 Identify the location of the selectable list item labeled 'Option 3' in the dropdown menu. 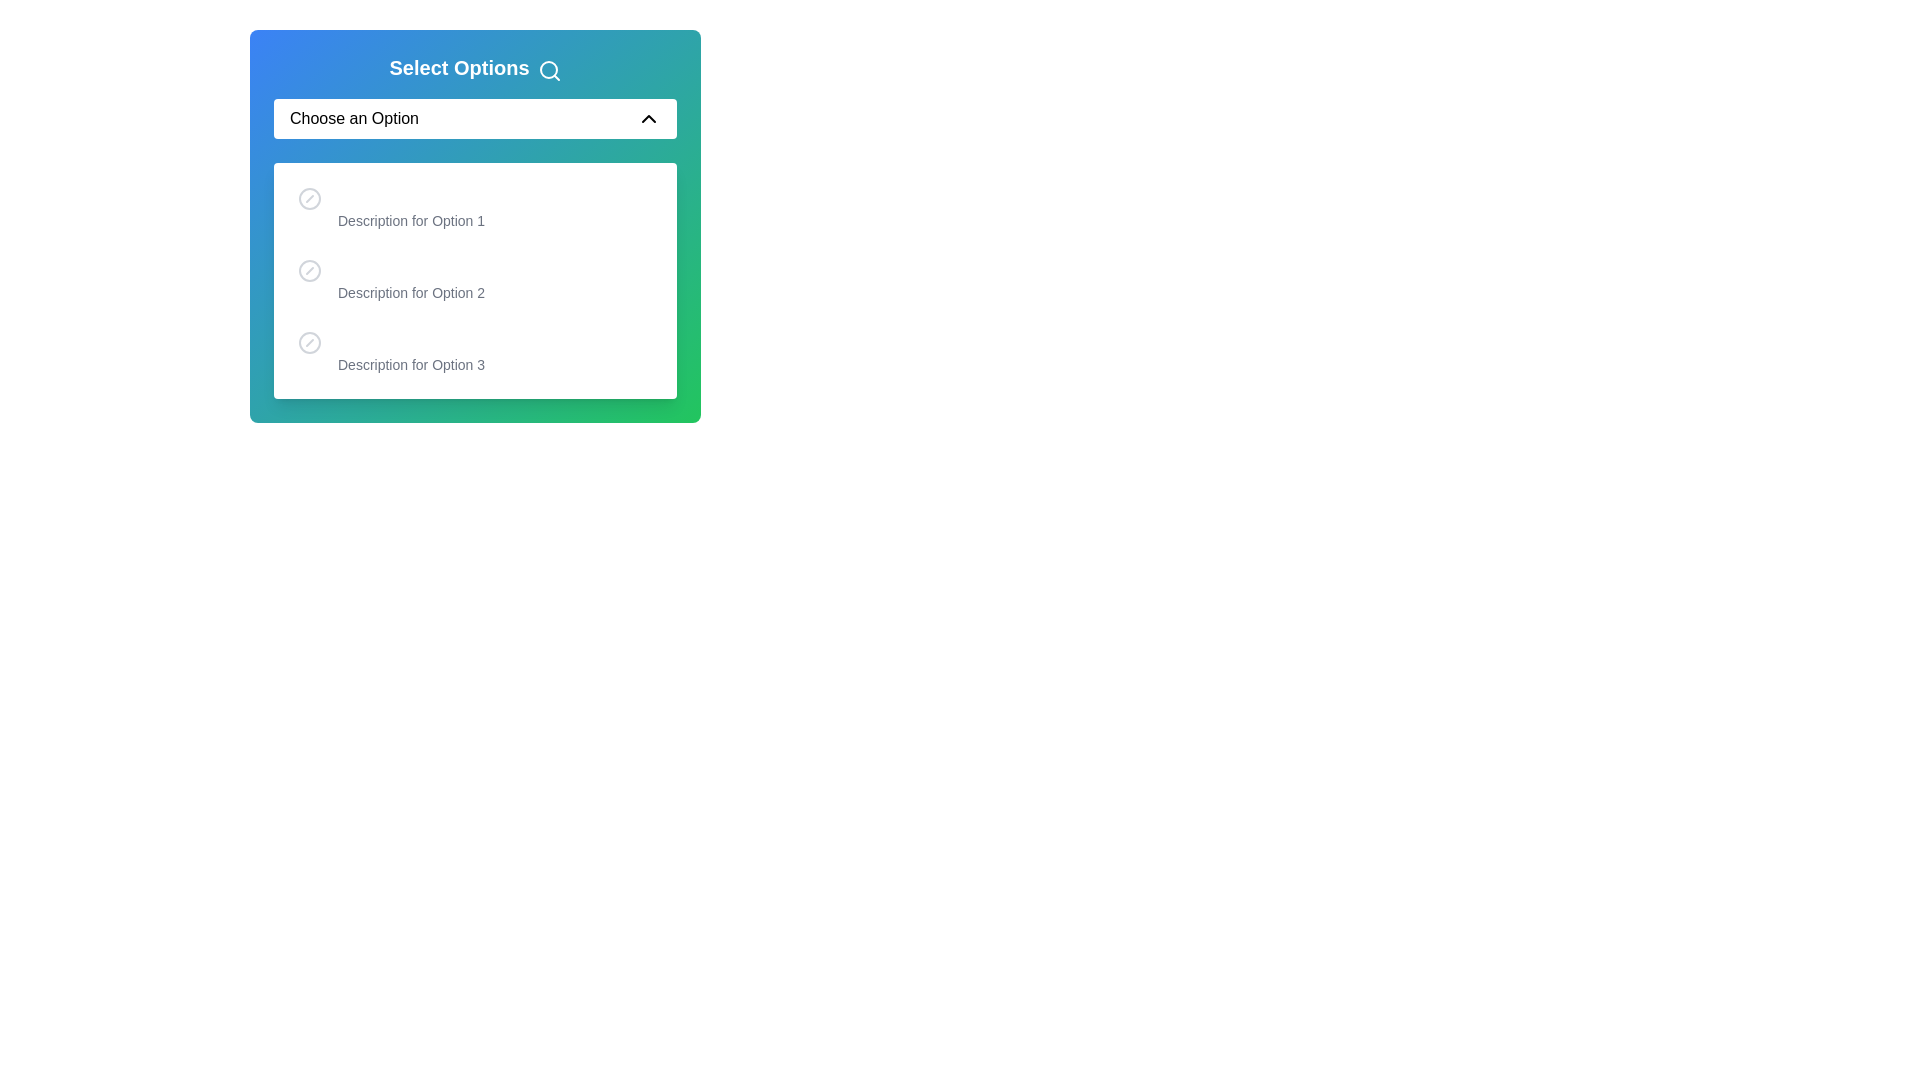
(474, 351).